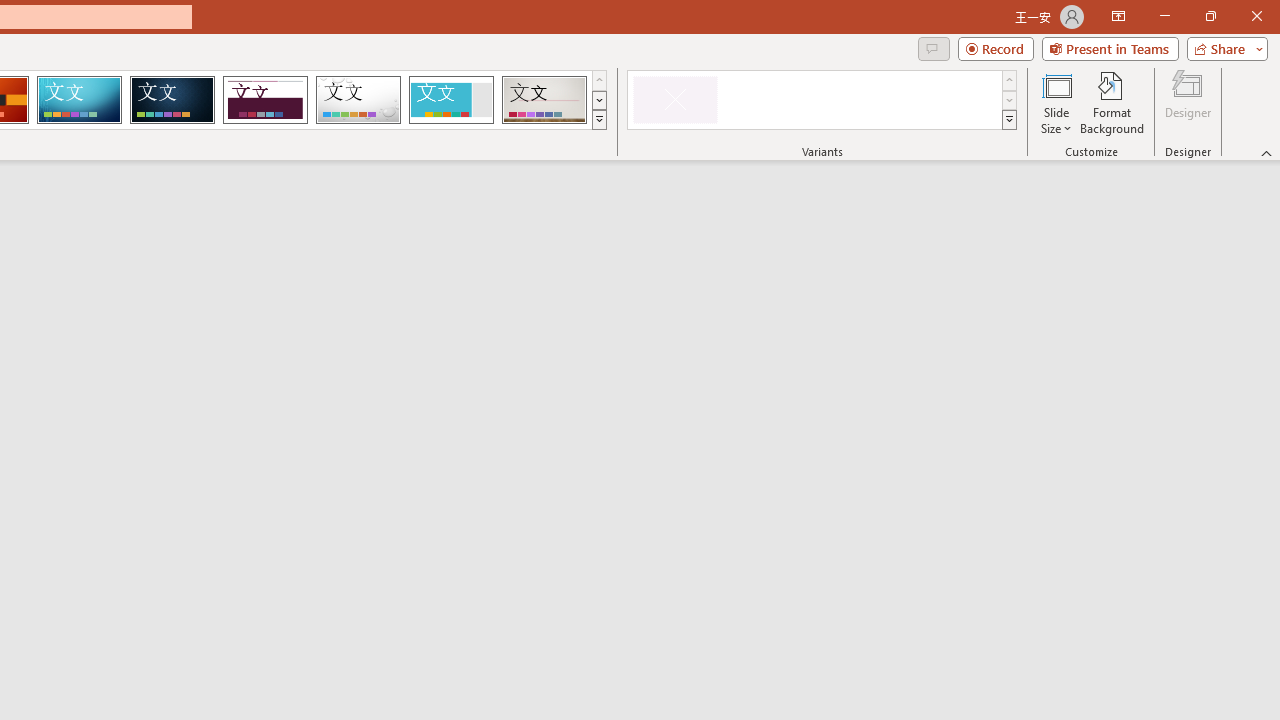 This screenshot has height=720, width=1280. What do you see at coordinates (358, 100) in the screenshot?
I see `'Droplet Loading Preview...'` at bounding box center [358, 100].